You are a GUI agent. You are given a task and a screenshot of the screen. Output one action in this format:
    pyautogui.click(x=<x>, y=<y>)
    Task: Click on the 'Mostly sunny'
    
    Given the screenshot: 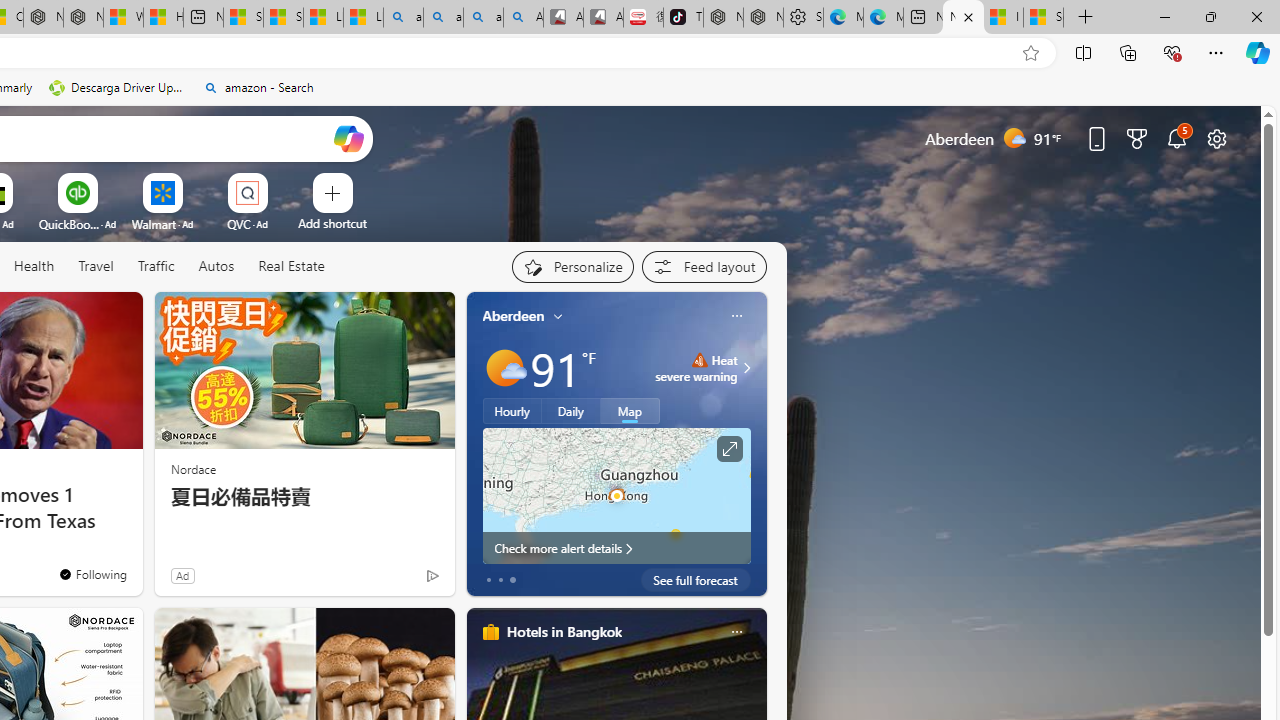 What is the action you would take?
    pyautogui.click(x=504, y=368)
    